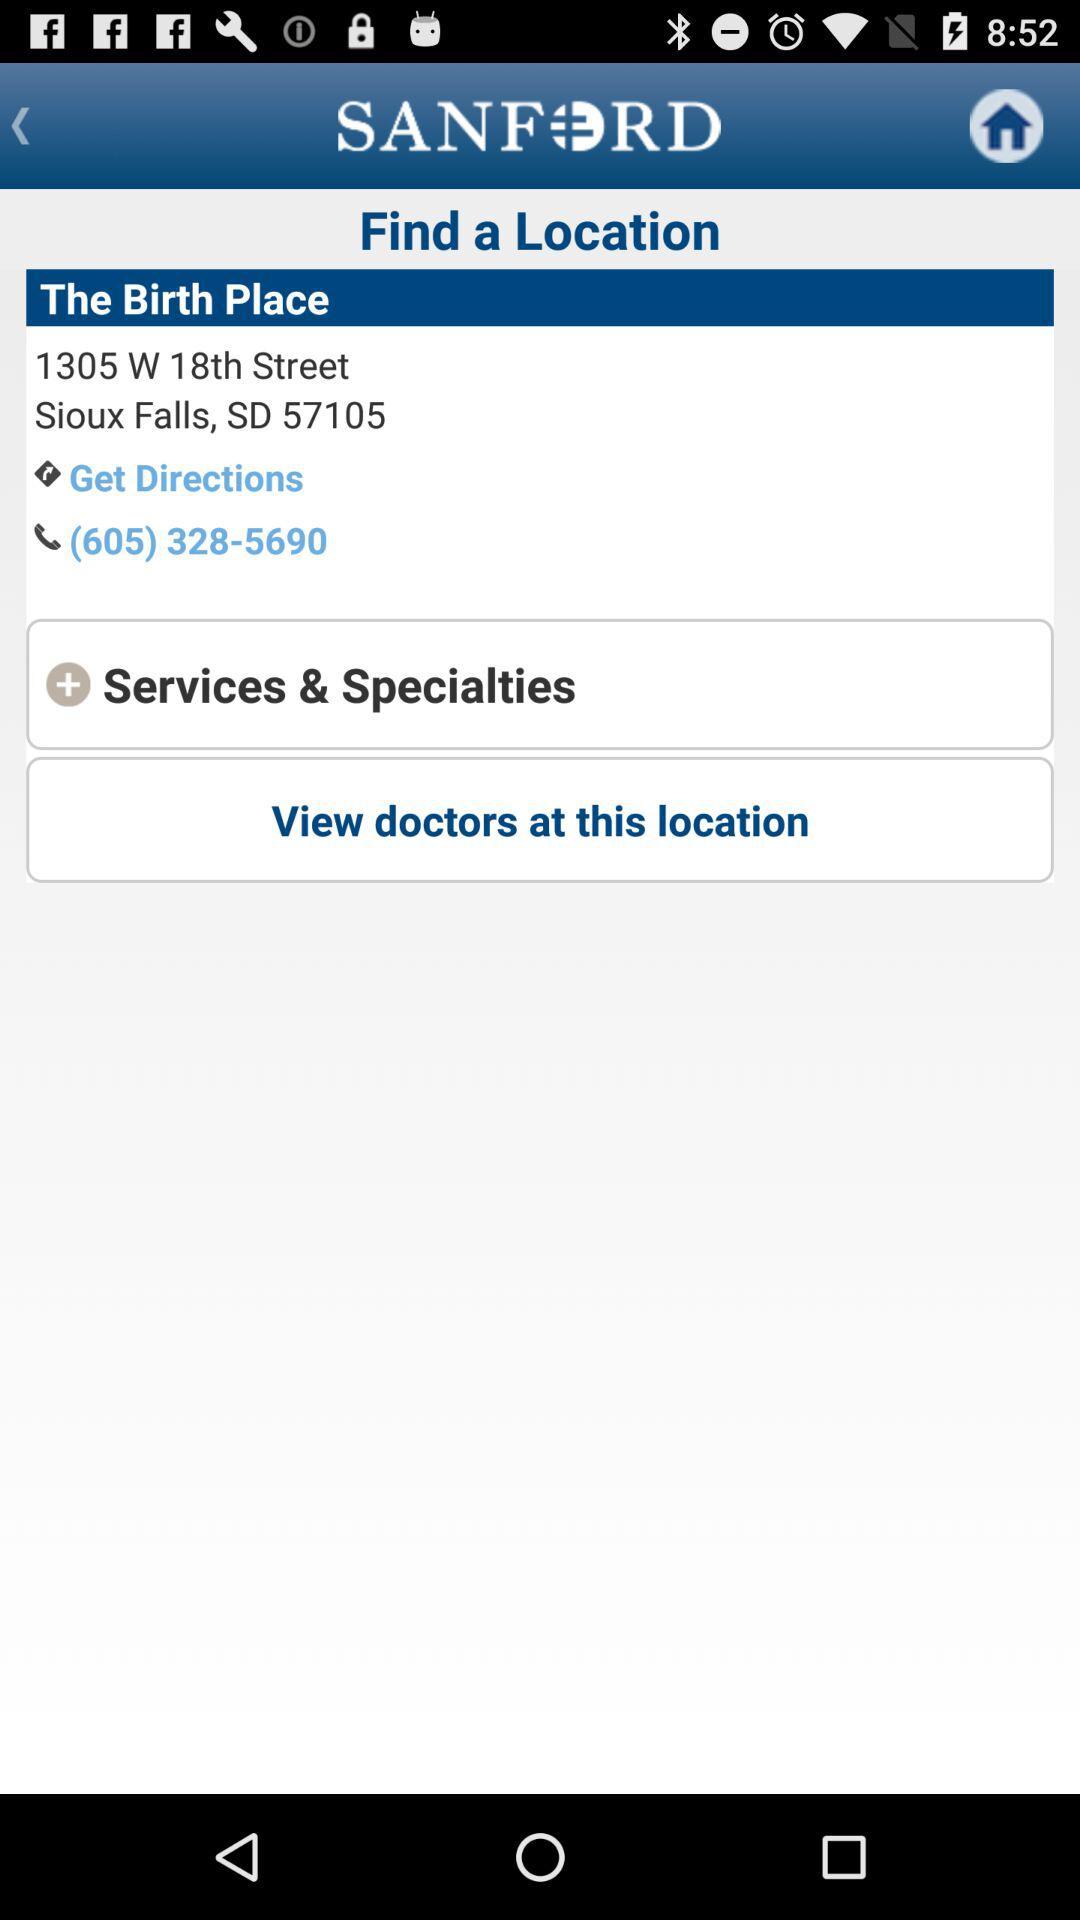 This screenshot has width=1080, height=1920. I want to click on view doctors at at the center, so click(540, 819).